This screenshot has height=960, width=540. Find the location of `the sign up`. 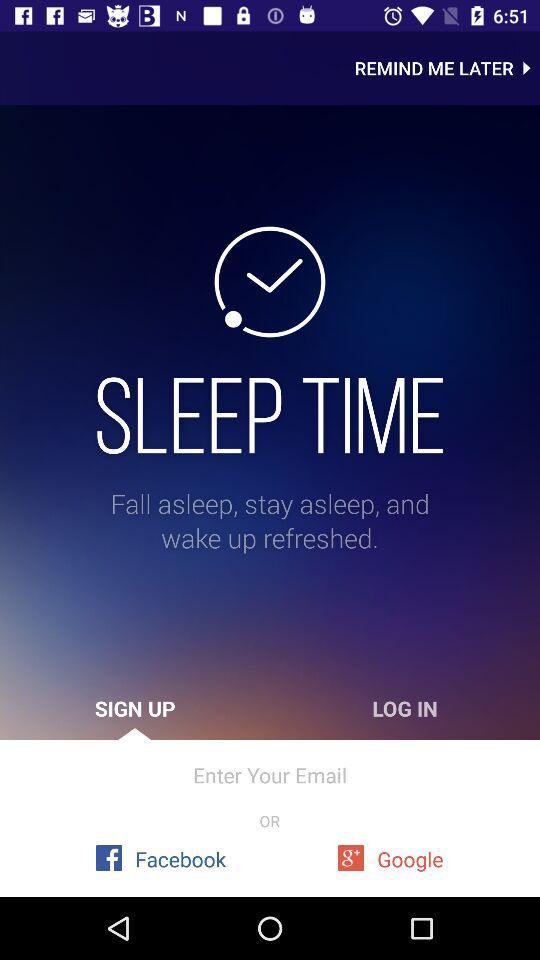

the sign up is located at coordinates (135, 708).